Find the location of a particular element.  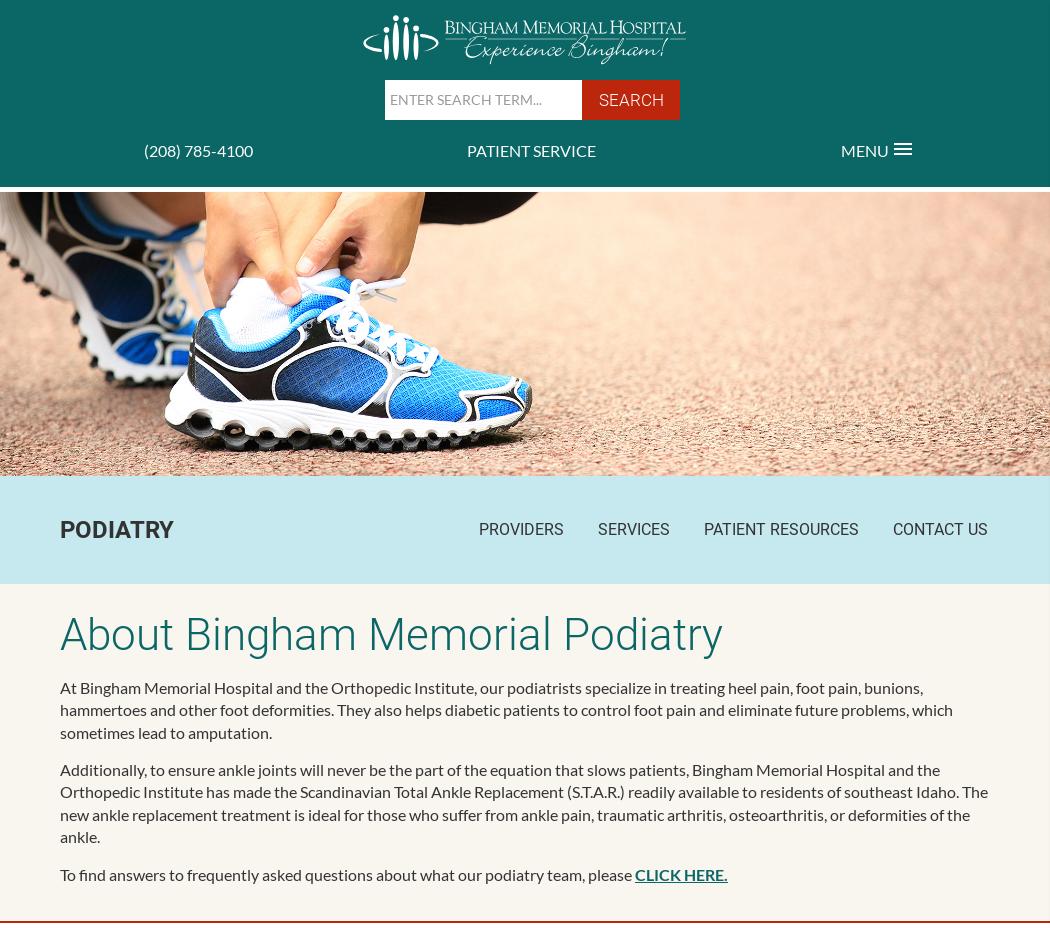

'CLICK HERE.' is located at coordinates (681, 873).